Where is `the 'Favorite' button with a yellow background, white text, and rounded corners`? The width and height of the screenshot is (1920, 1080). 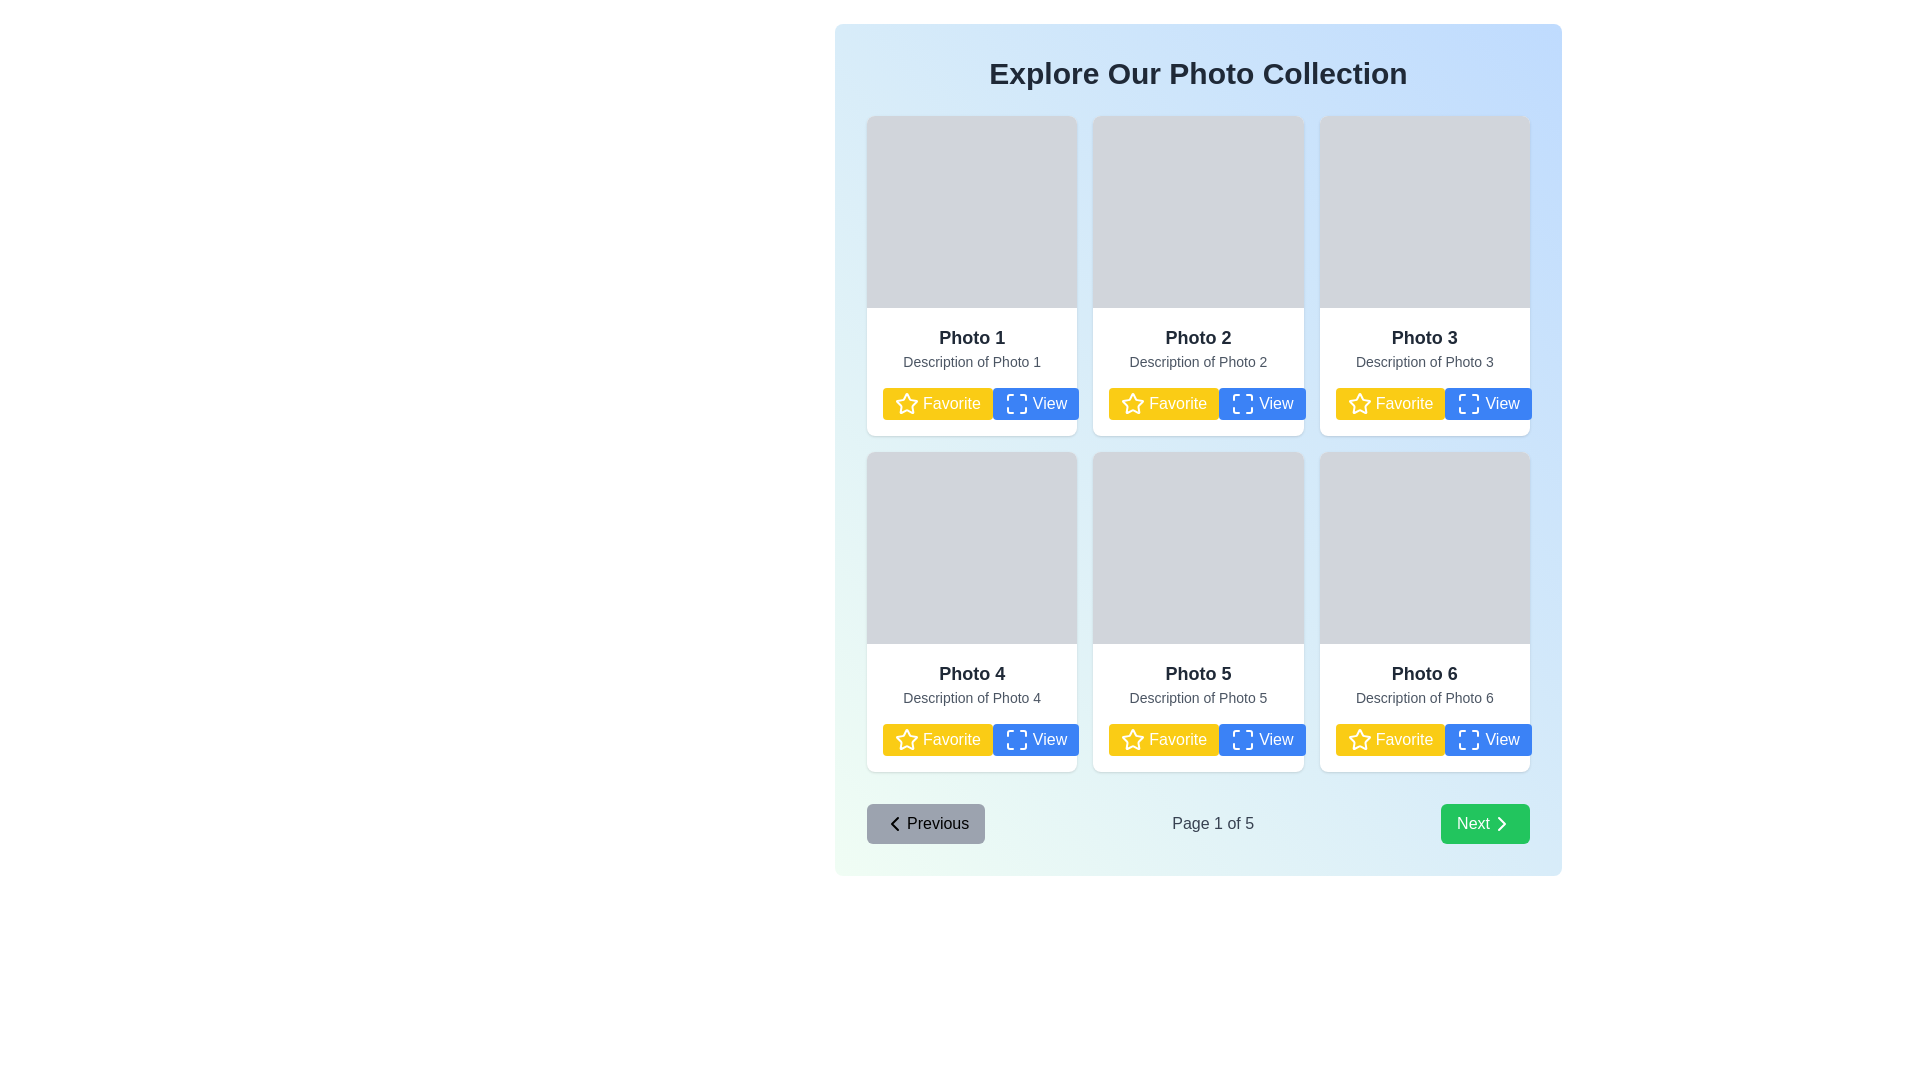 the 'Favorite' button with a yellow background, white text, and rounded corners is located at coordinates (1164, 404).